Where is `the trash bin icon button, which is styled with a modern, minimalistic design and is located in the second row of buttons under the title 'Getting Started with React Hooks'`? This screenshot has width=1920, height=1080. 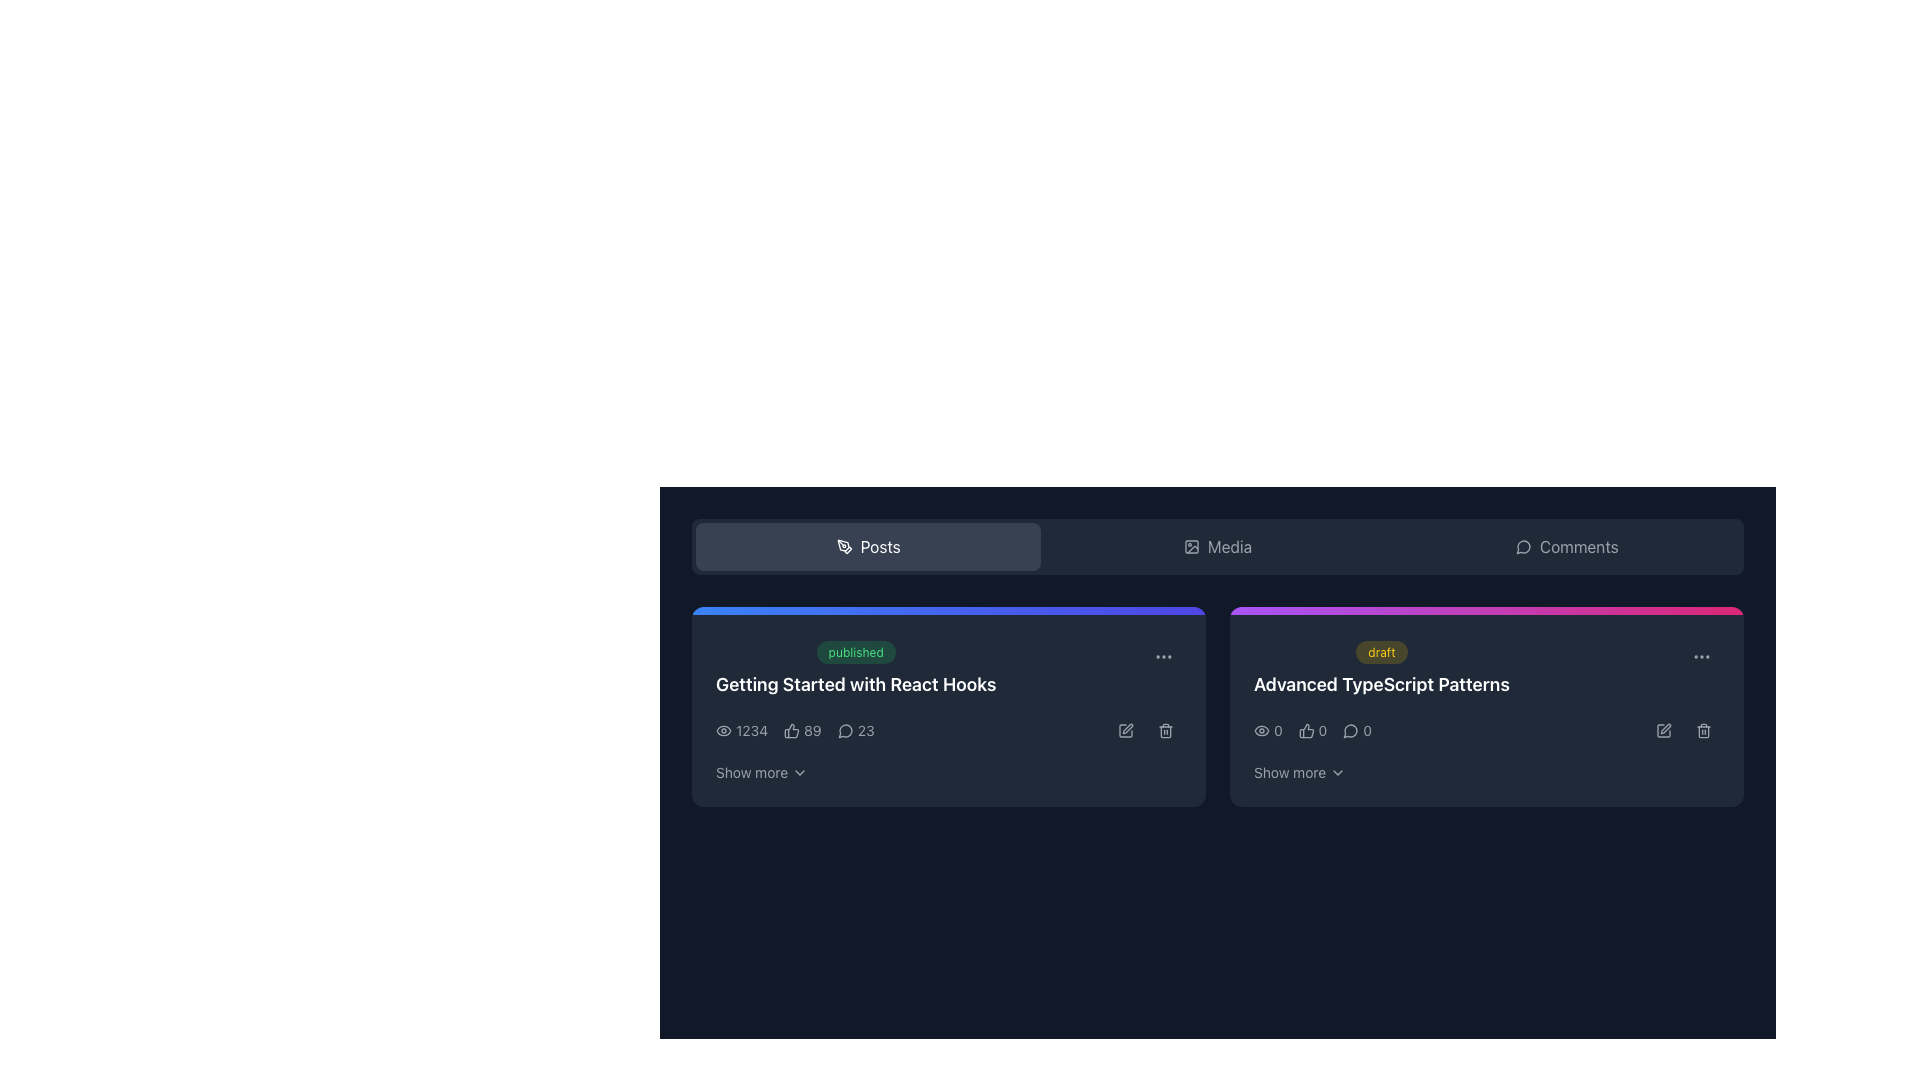
the trash bin icon button, which is styled with a modern, minimalistic design and is located in the second row of buttons under the title 'Getting Started with React Hooks' is located at coordinates (1166, 731).